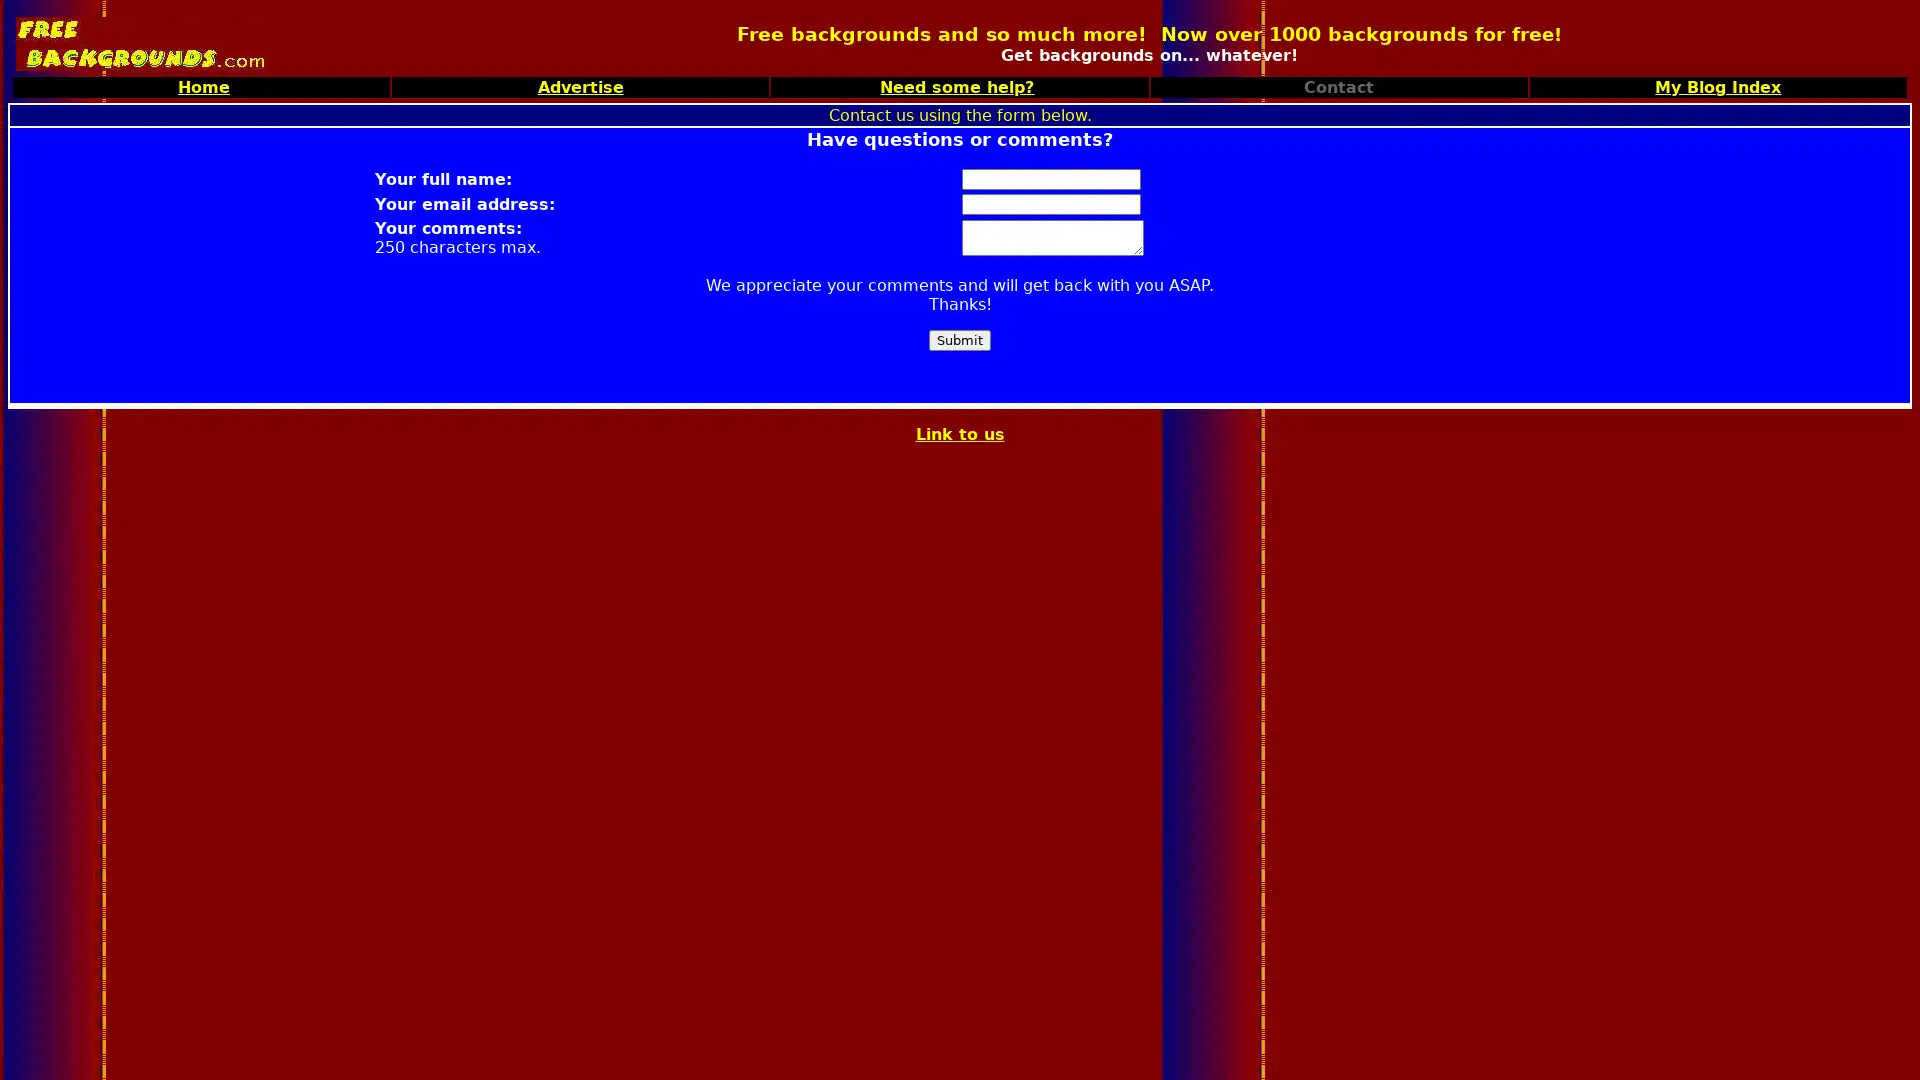 The width and height of the screenshot is (1920, 1080). I want to click on Submit, so click(960, 339).